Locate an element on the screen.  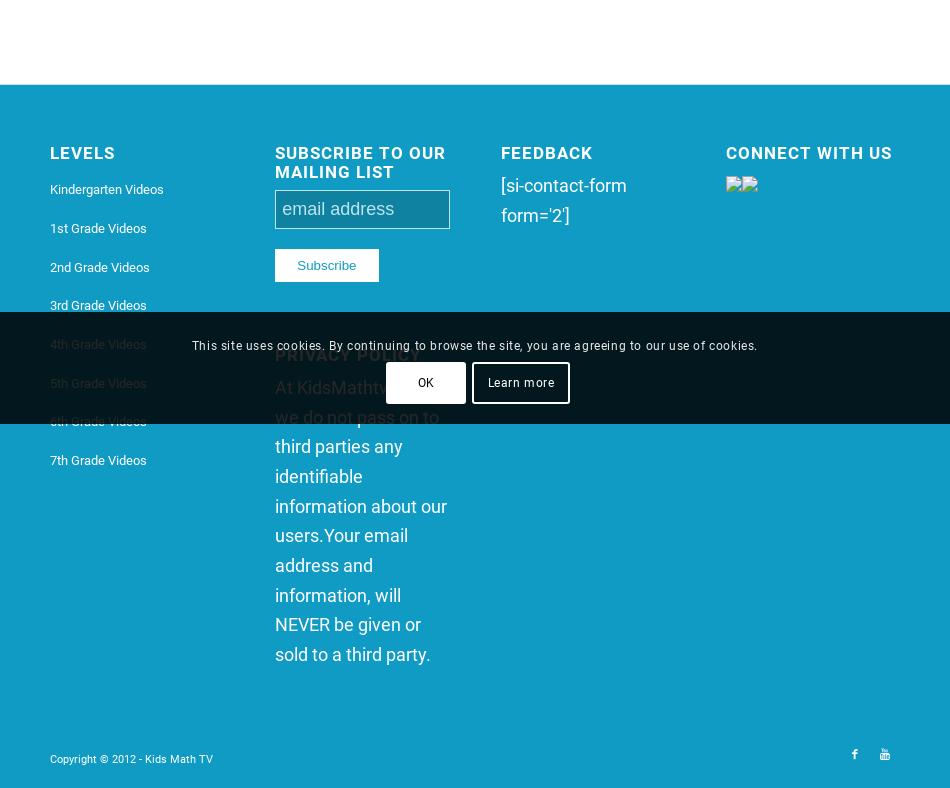
'Kindergarten Videos' is located at coordinates (49, 189).